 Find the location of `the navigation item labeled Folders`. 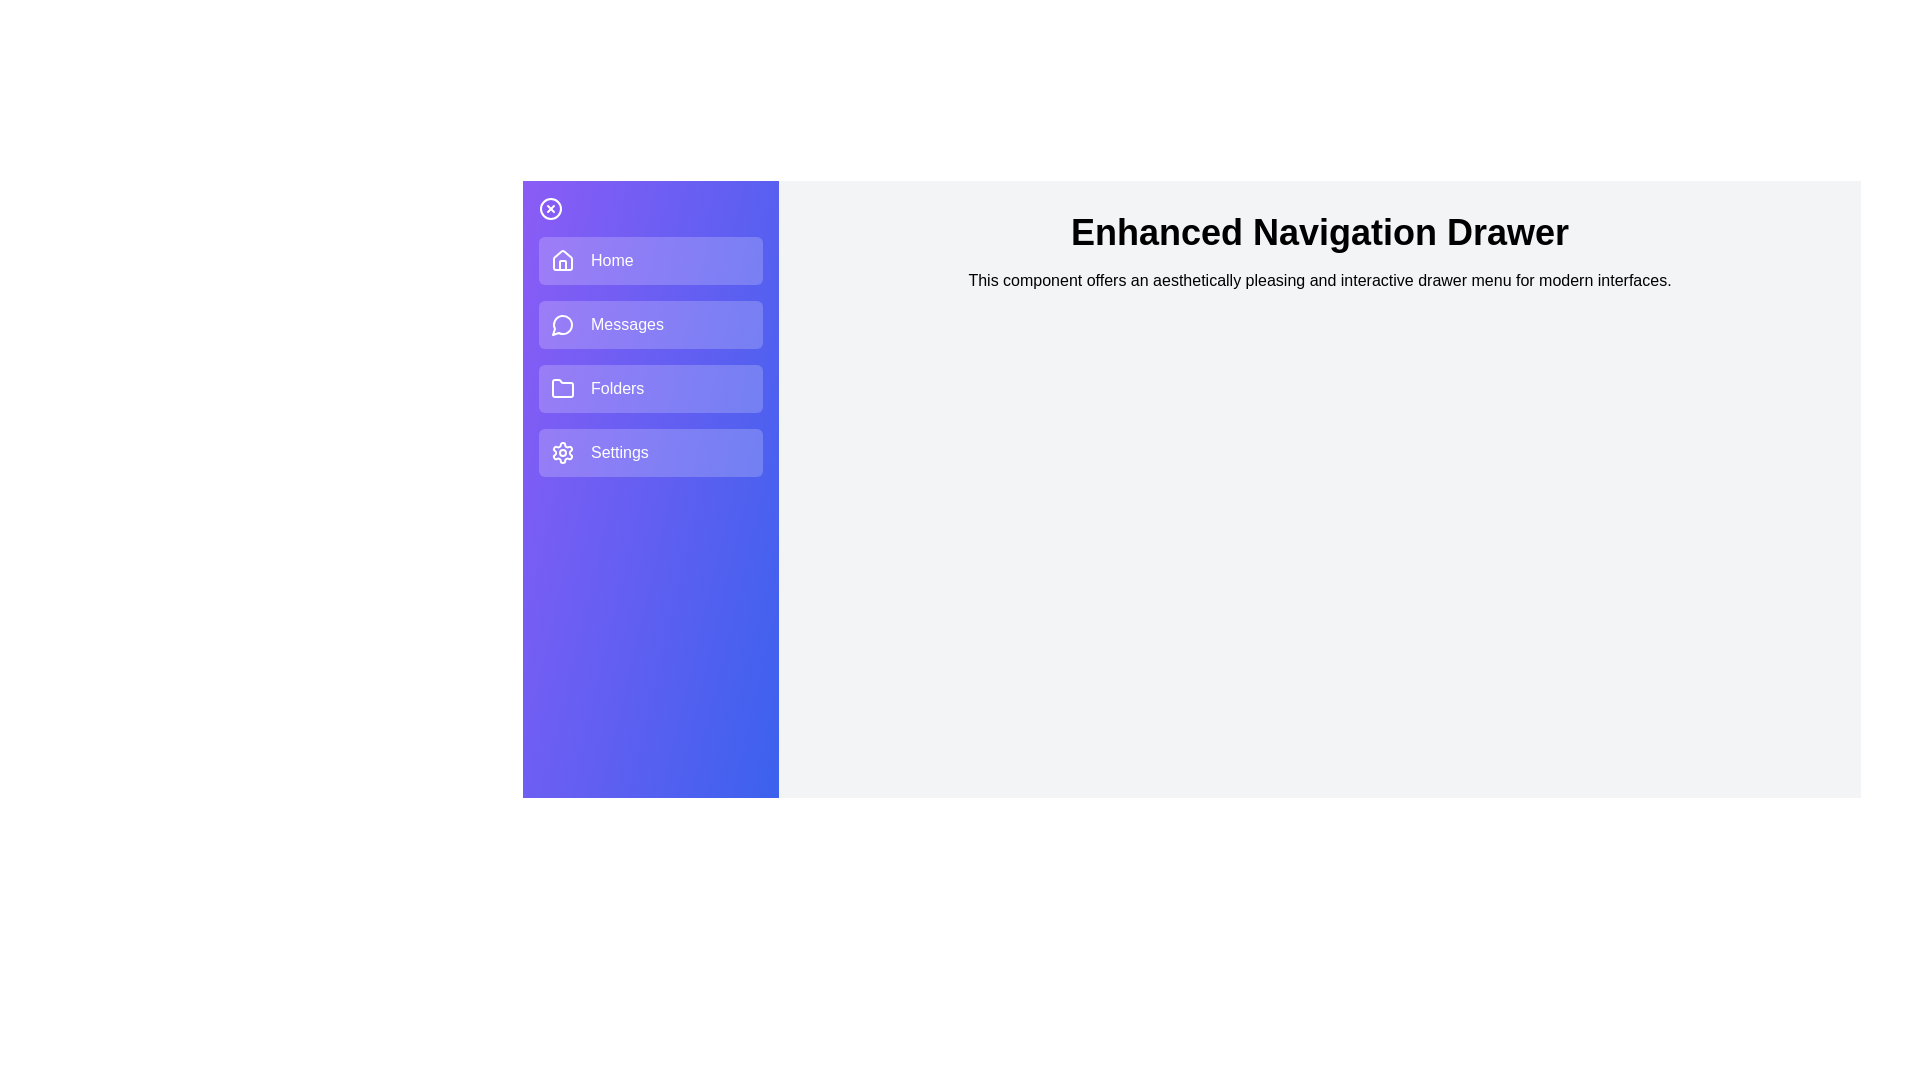

the navigation item labeled Folders is located at coordinates (651, 389).